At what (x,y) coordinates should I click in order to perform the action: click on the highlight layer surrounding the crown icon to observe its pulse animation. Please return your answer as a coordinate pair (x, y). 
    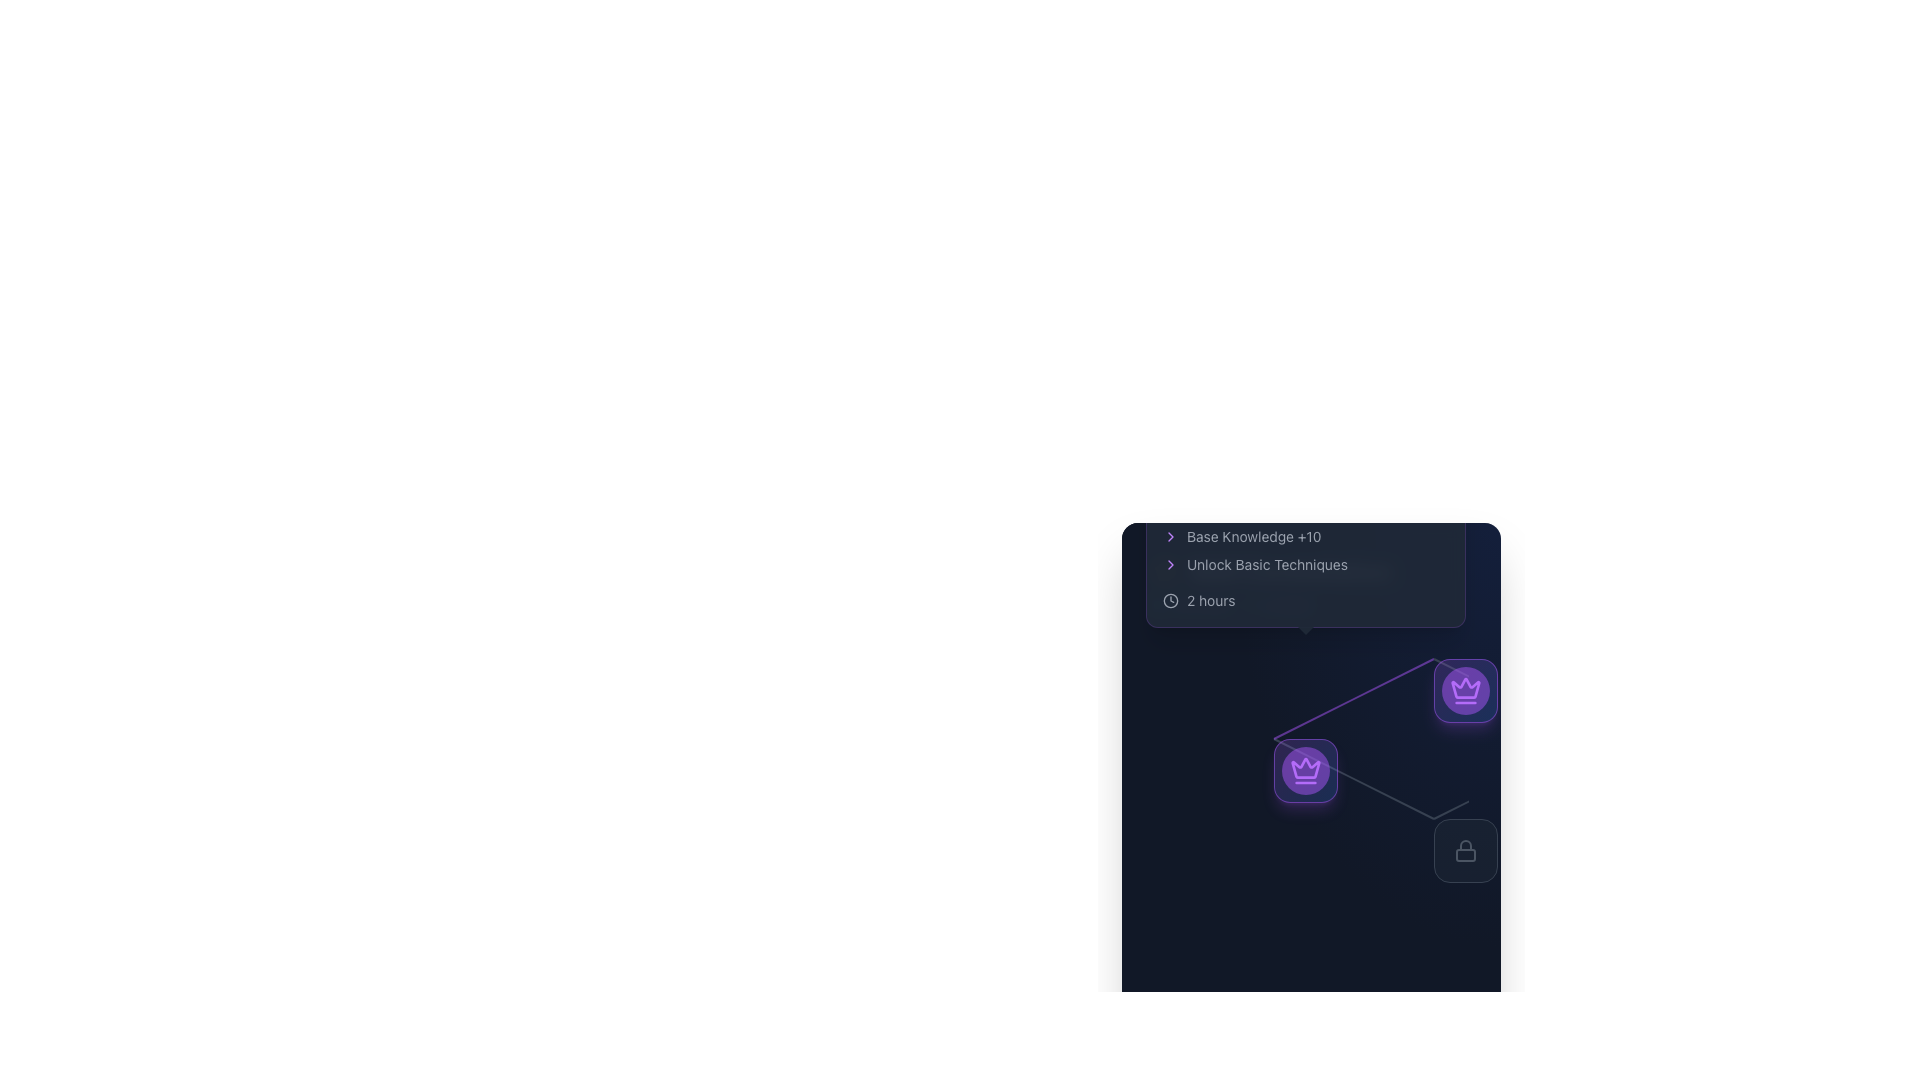
    Looking at the image, I should click on (1465, 689).